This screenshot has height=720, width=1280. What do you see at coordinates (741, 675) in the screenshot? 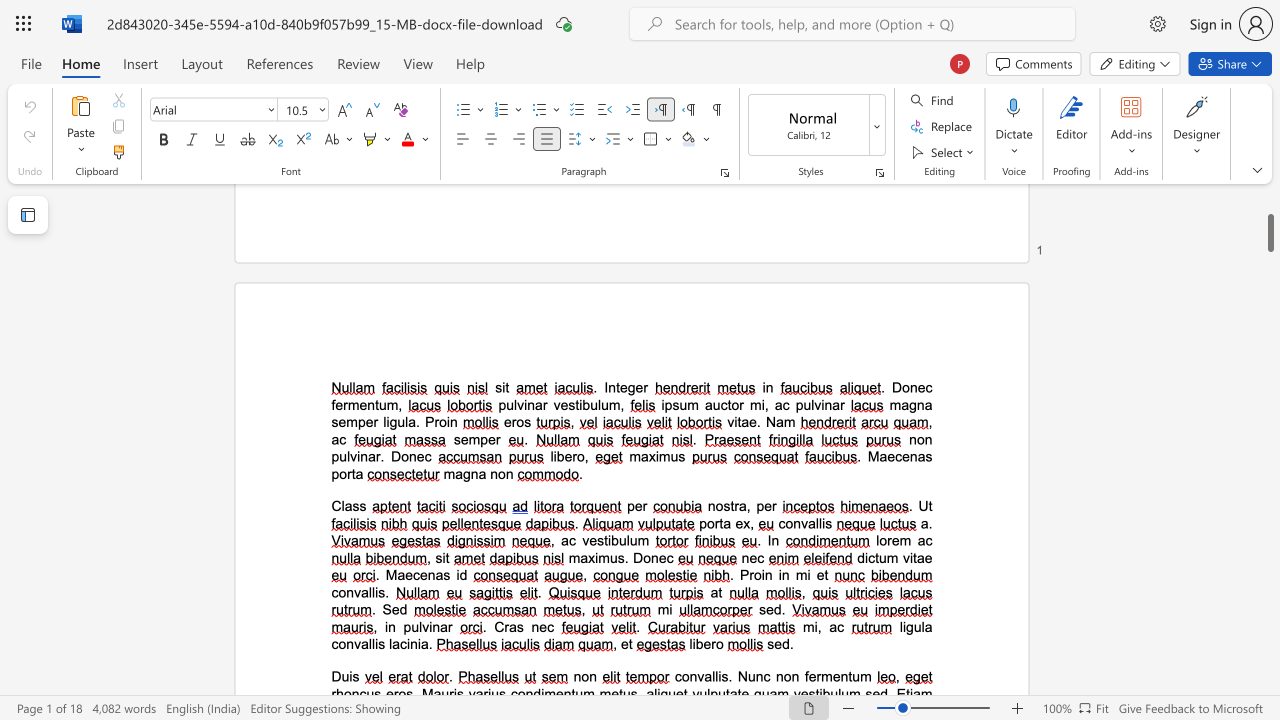
I see `the 1th character "N" in the text` at bounding box center [741, 675].